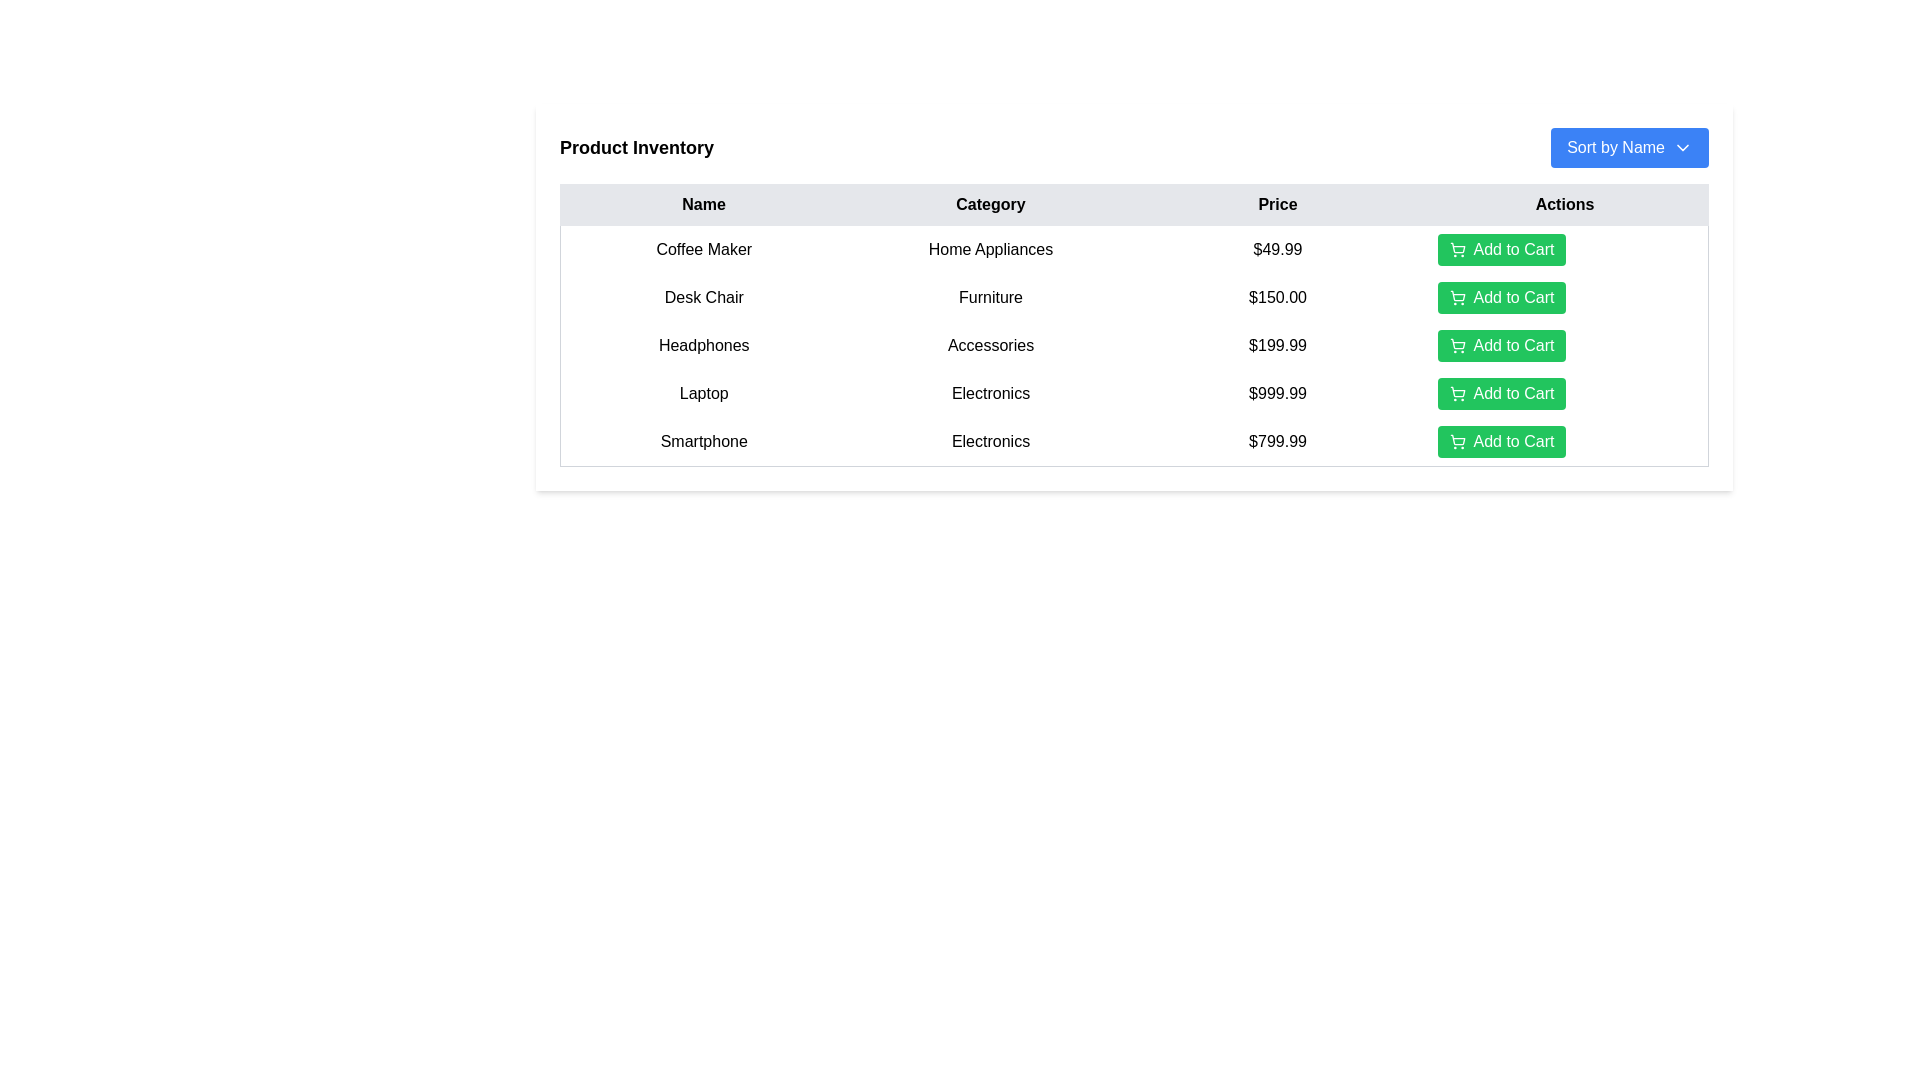  What do you see at coordinates (1457, 342) in the screenshot?
I see `the 'Add to Cart' icon located in the Actions column of the product inventory table for the item 'Headphones'` at bounding box center [1457, 342].